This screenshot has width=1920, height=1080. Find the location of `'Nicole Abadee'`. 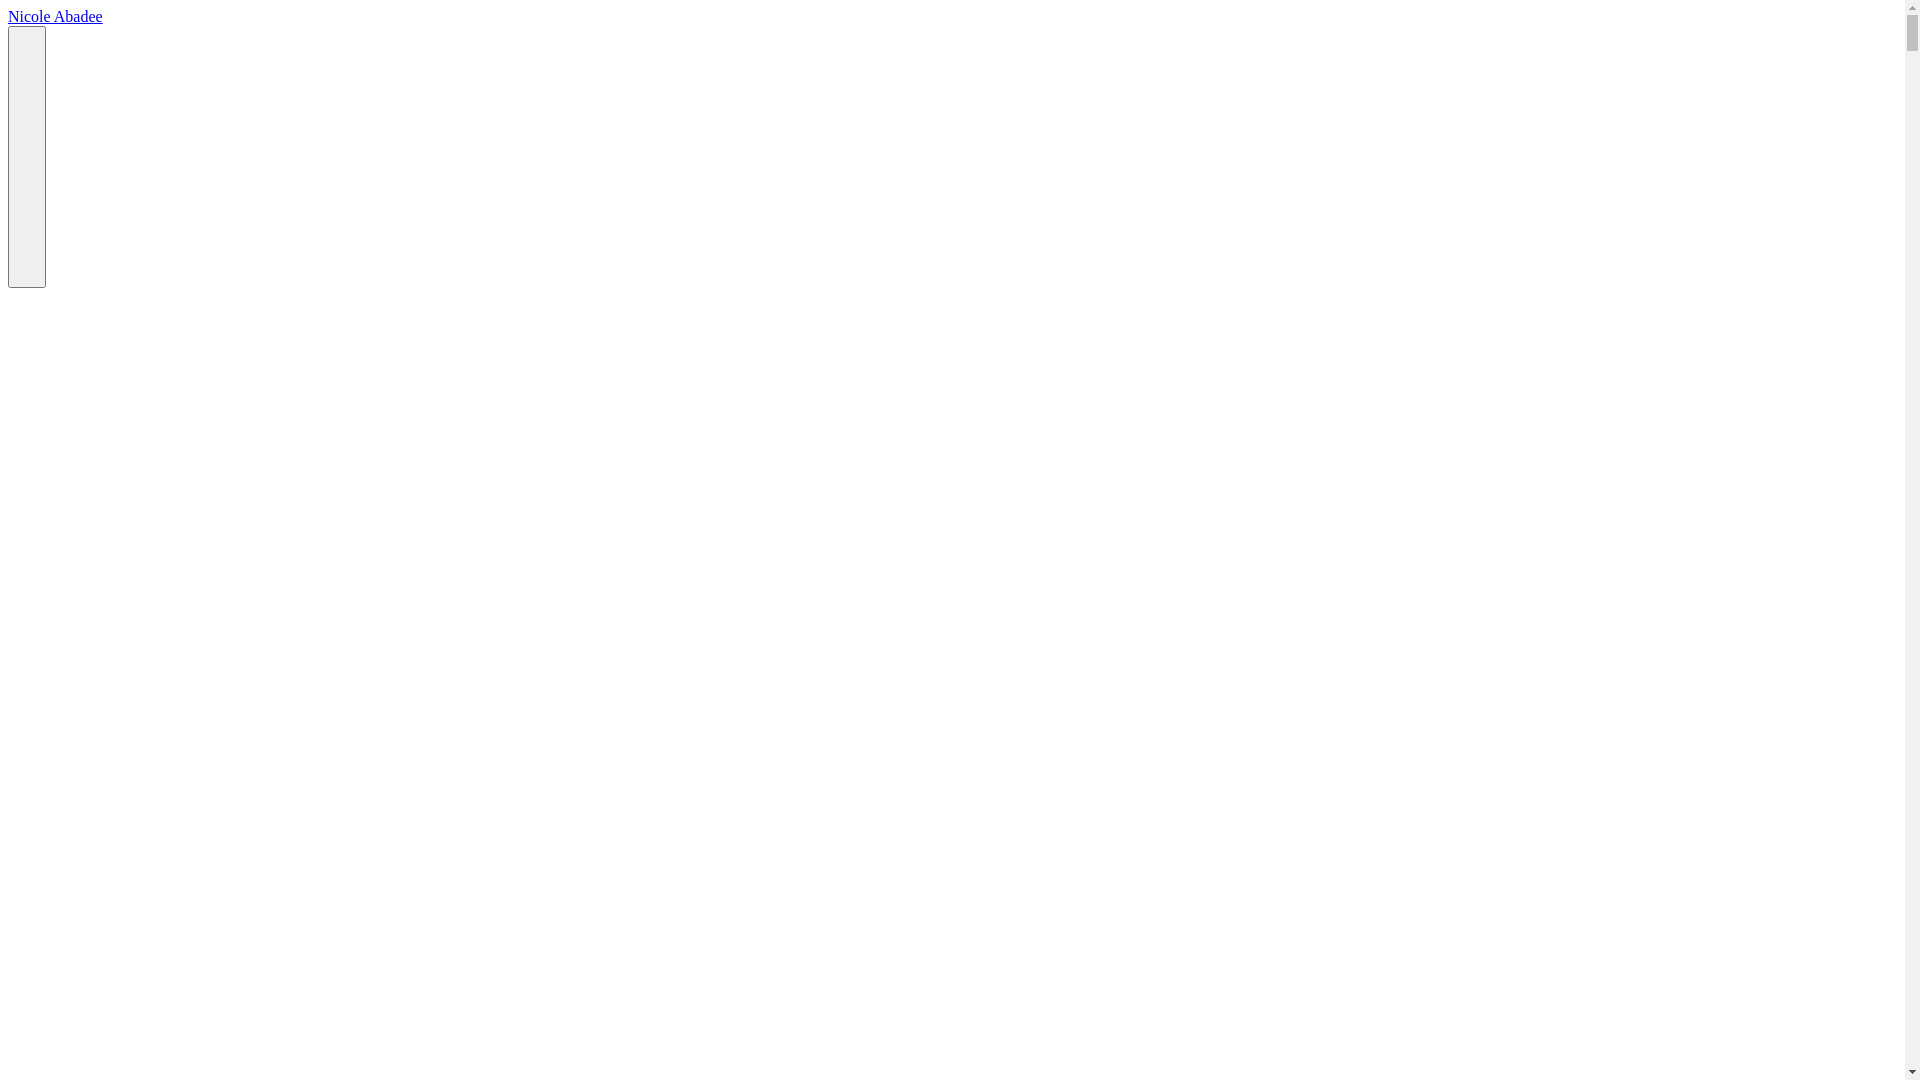

'Nicole Abadee' is located at coordinates (55, 16).